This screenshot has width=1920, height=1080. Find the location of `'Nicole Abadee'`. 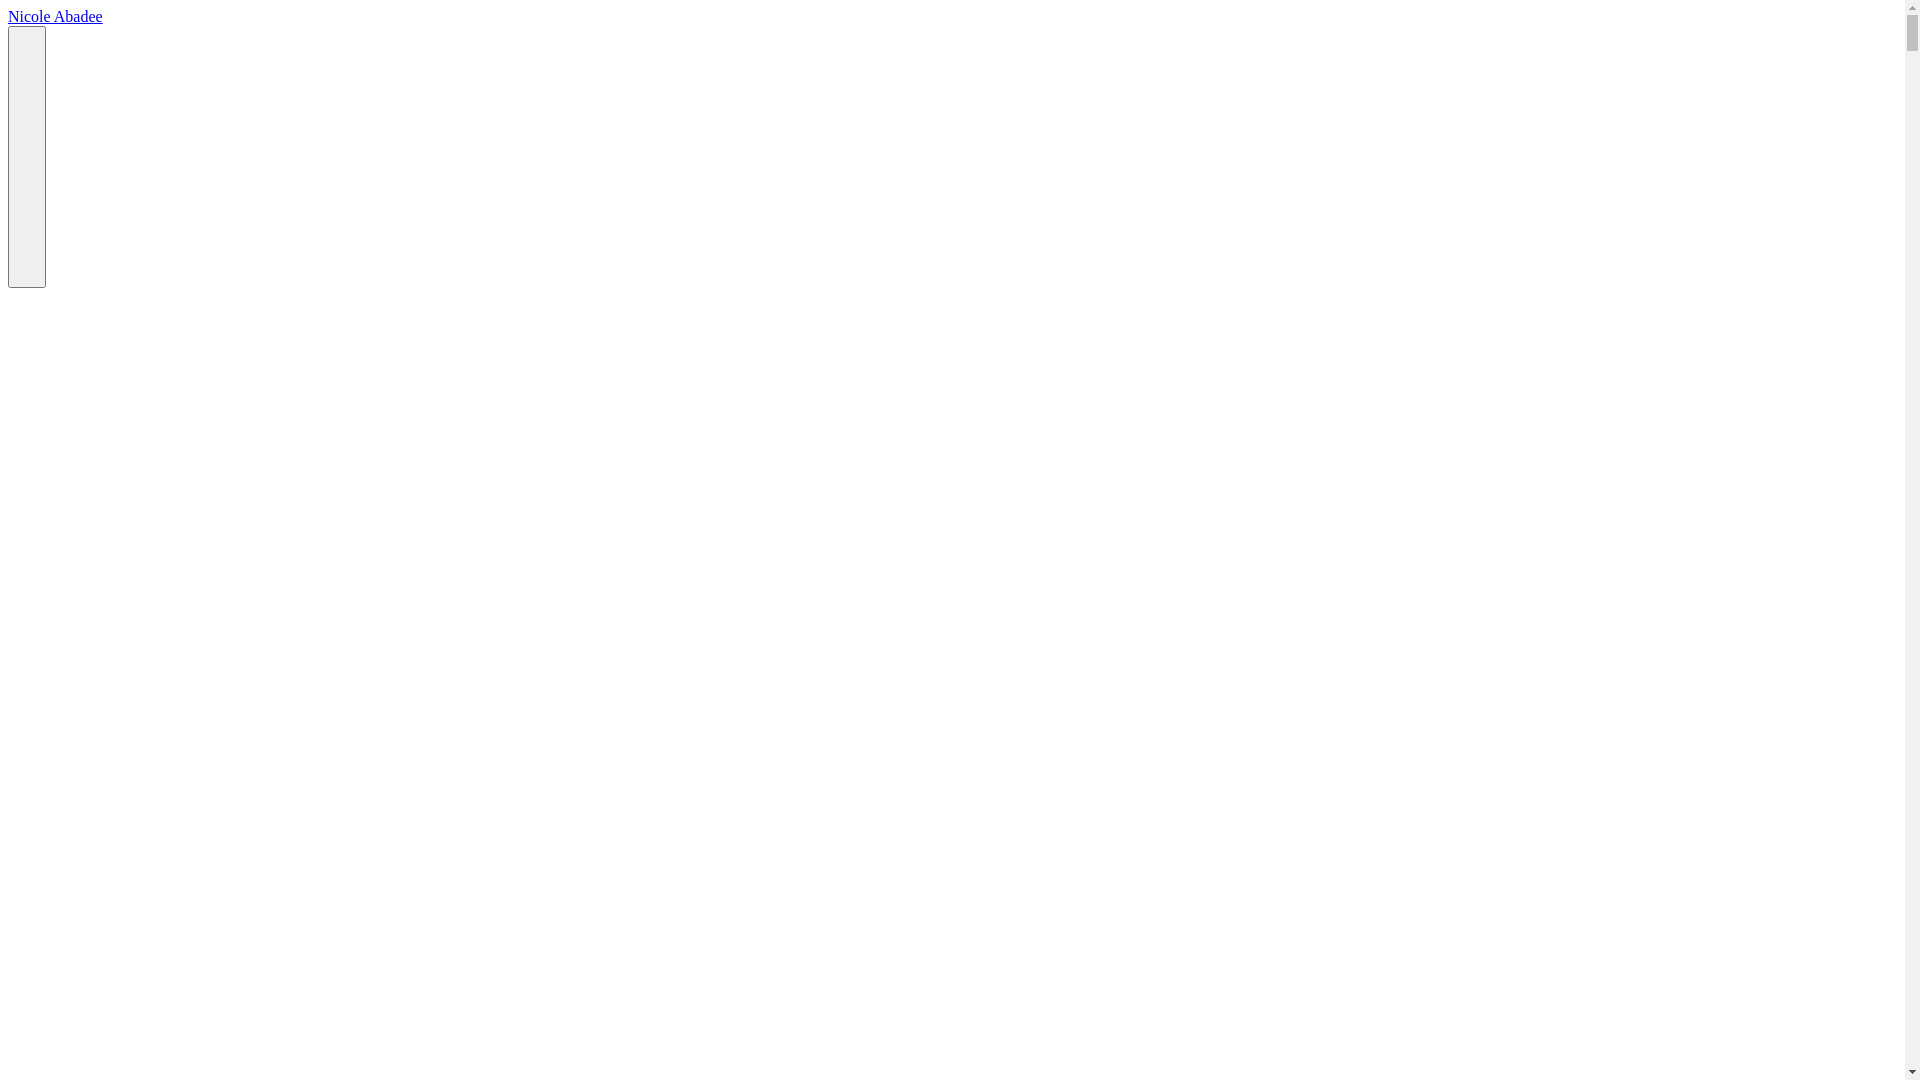

'Nicole Abadee' is located at coordinates (55, 16).